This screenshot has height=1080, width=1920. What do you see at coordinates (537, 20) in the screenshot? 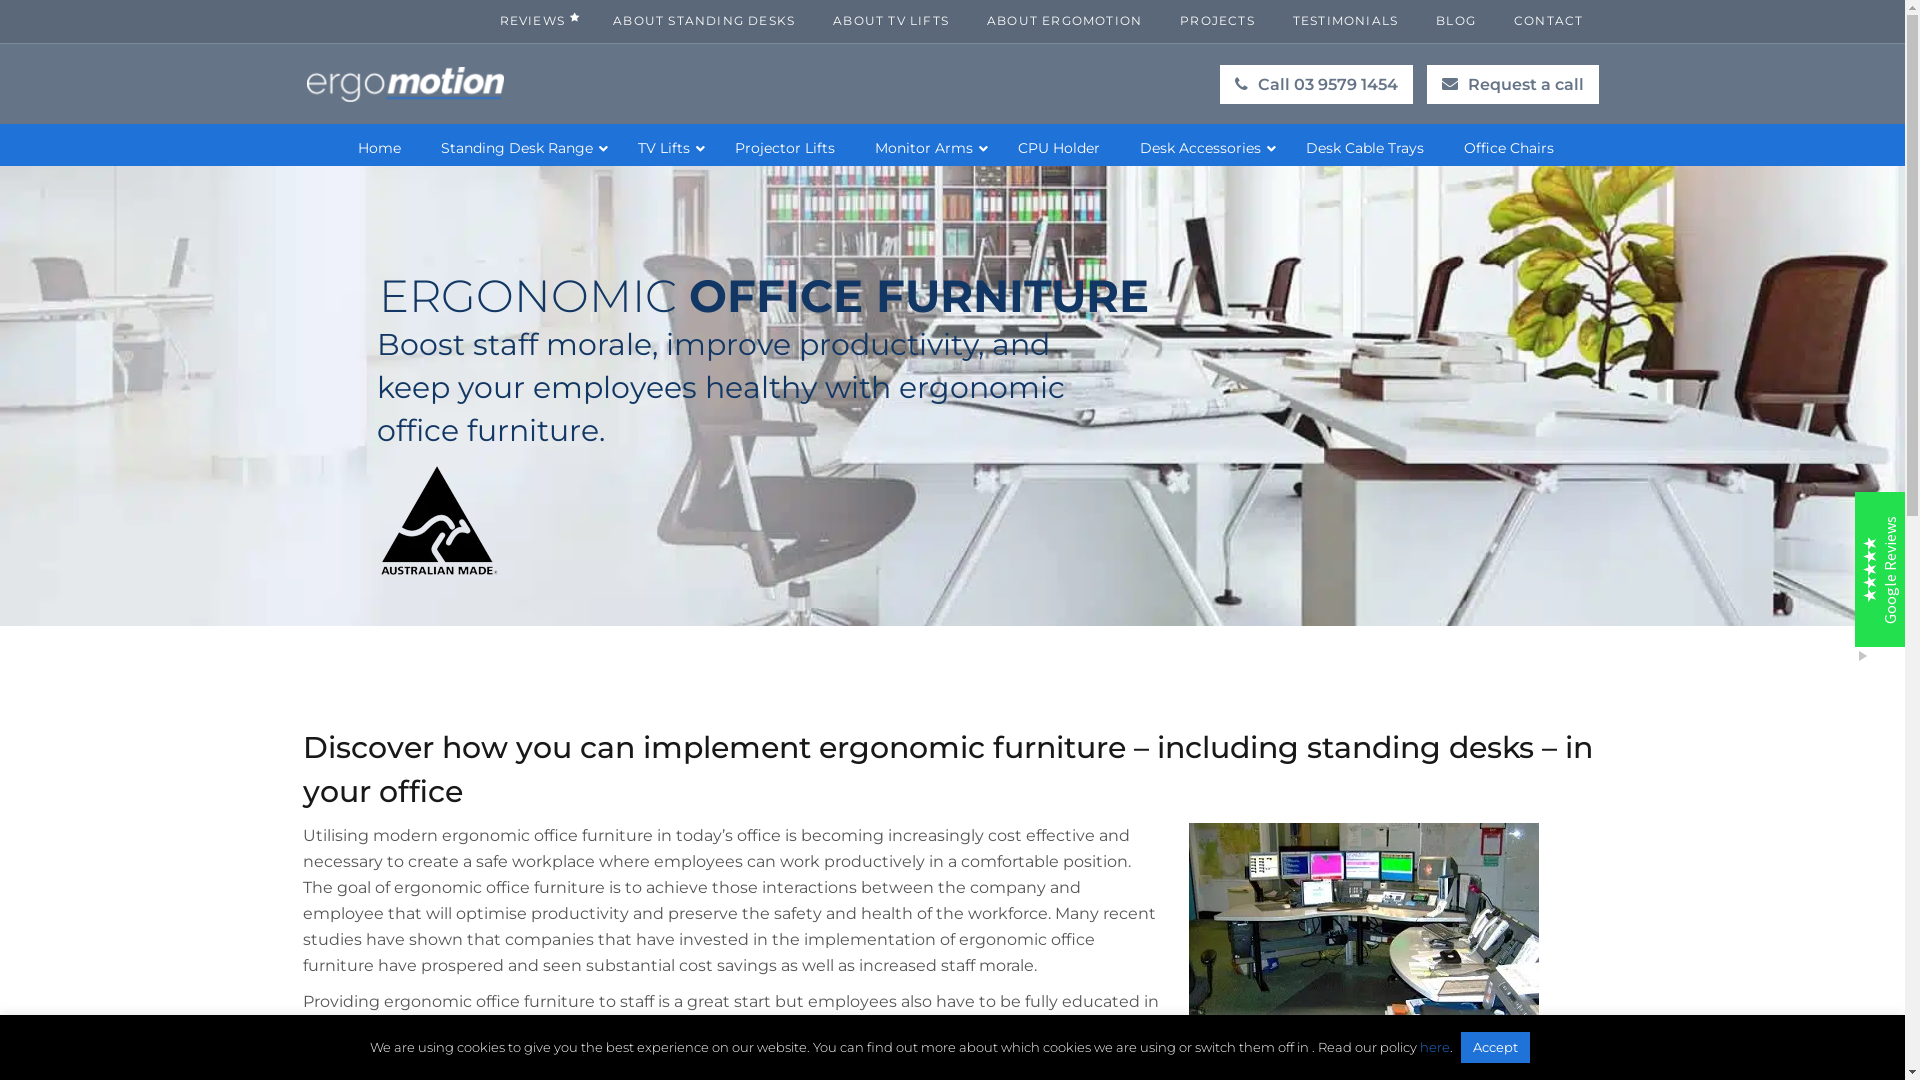
I see `'REVIEWS'` at bounding box center [537, 20].